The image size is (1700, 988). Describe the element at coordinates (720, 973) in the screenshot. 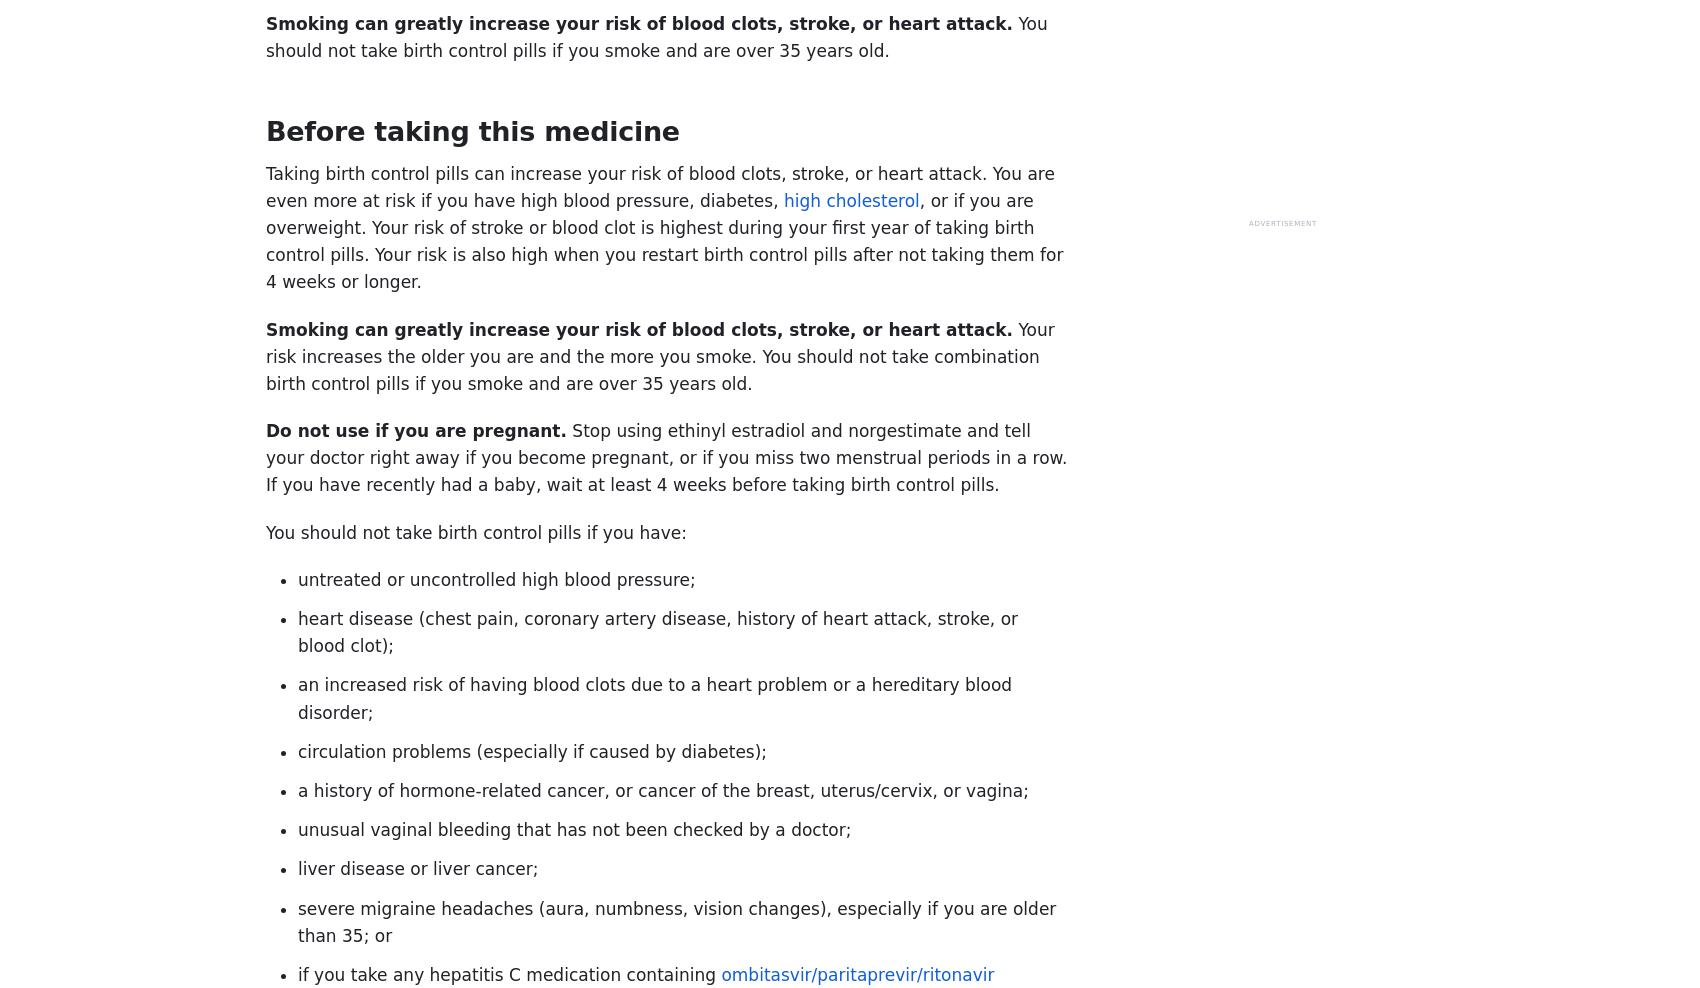

I see `'ombitasvir/paritaprevir/ritonavir'` at that location.